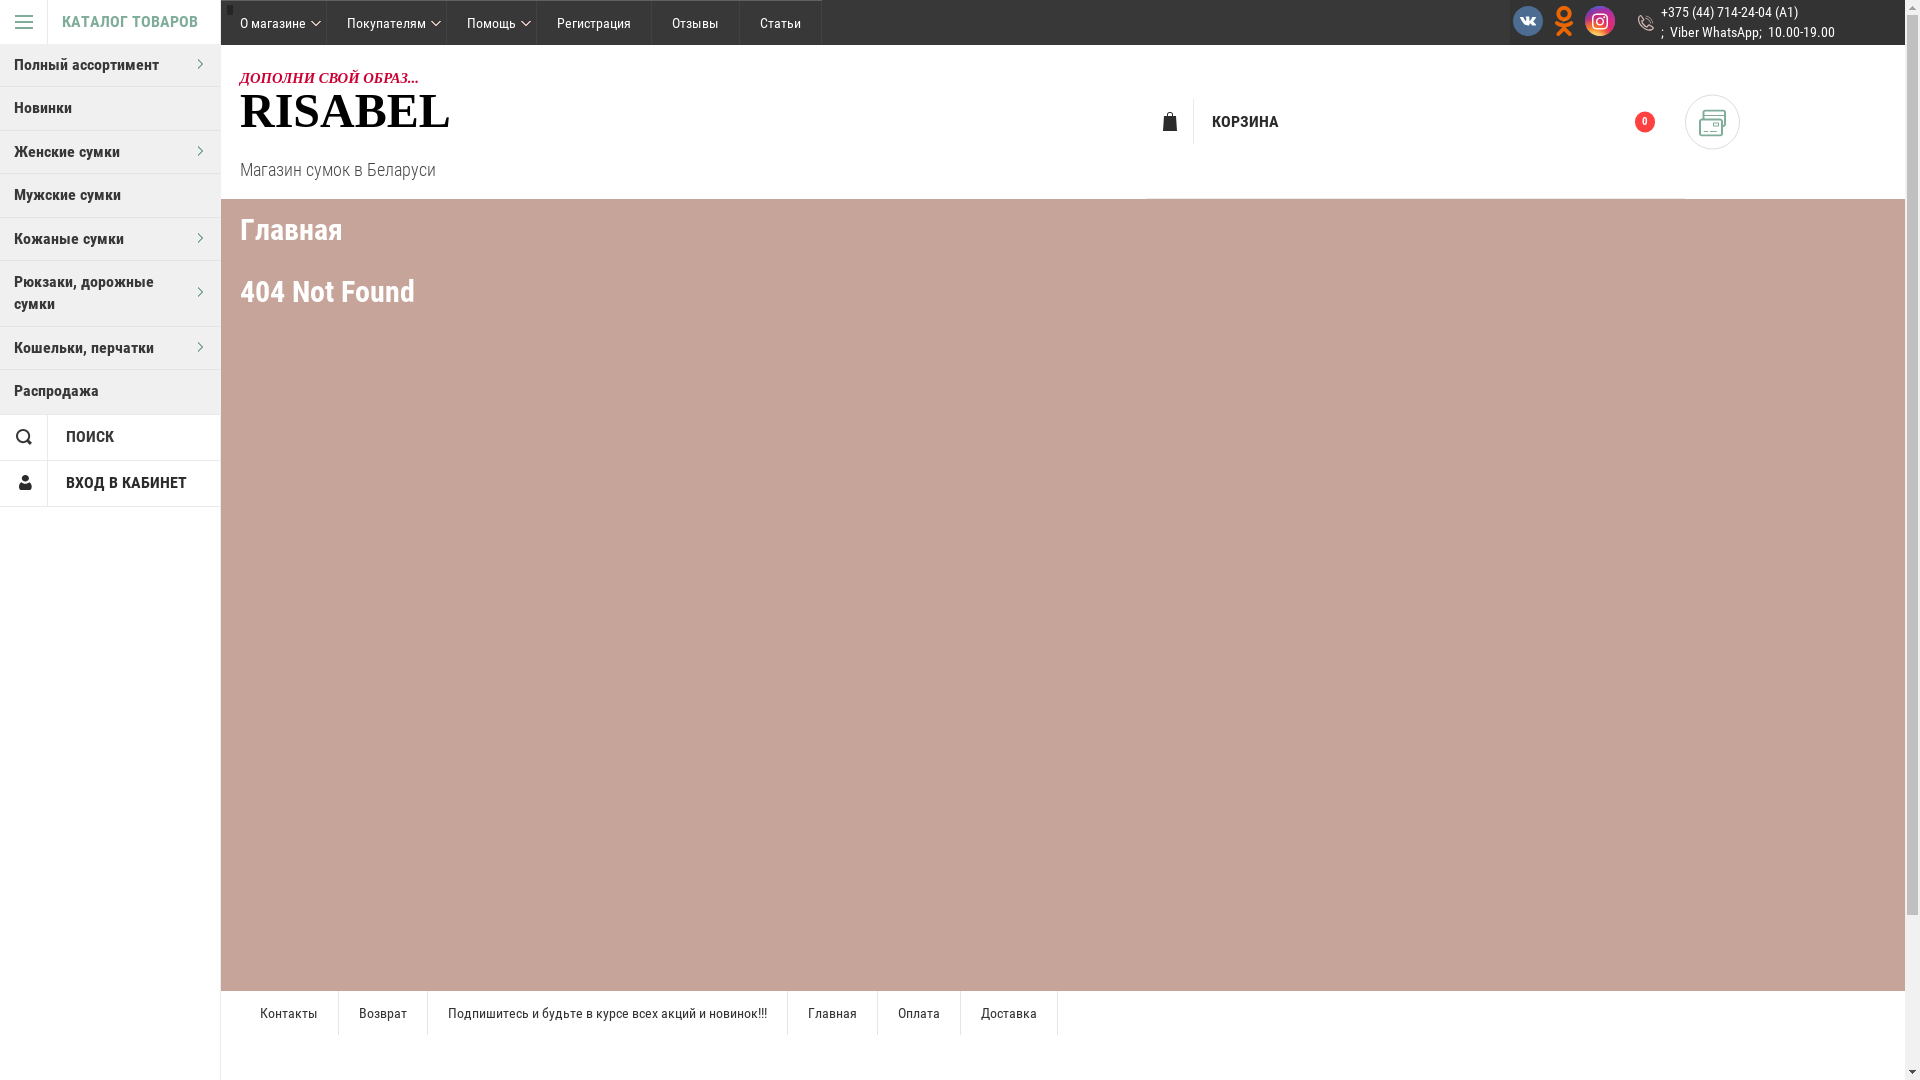 The image size is (1920, 1080). Describe the element at coordinates (1713, 31) in the screenshot. I see `'Viber WhatsApp'` at that location.